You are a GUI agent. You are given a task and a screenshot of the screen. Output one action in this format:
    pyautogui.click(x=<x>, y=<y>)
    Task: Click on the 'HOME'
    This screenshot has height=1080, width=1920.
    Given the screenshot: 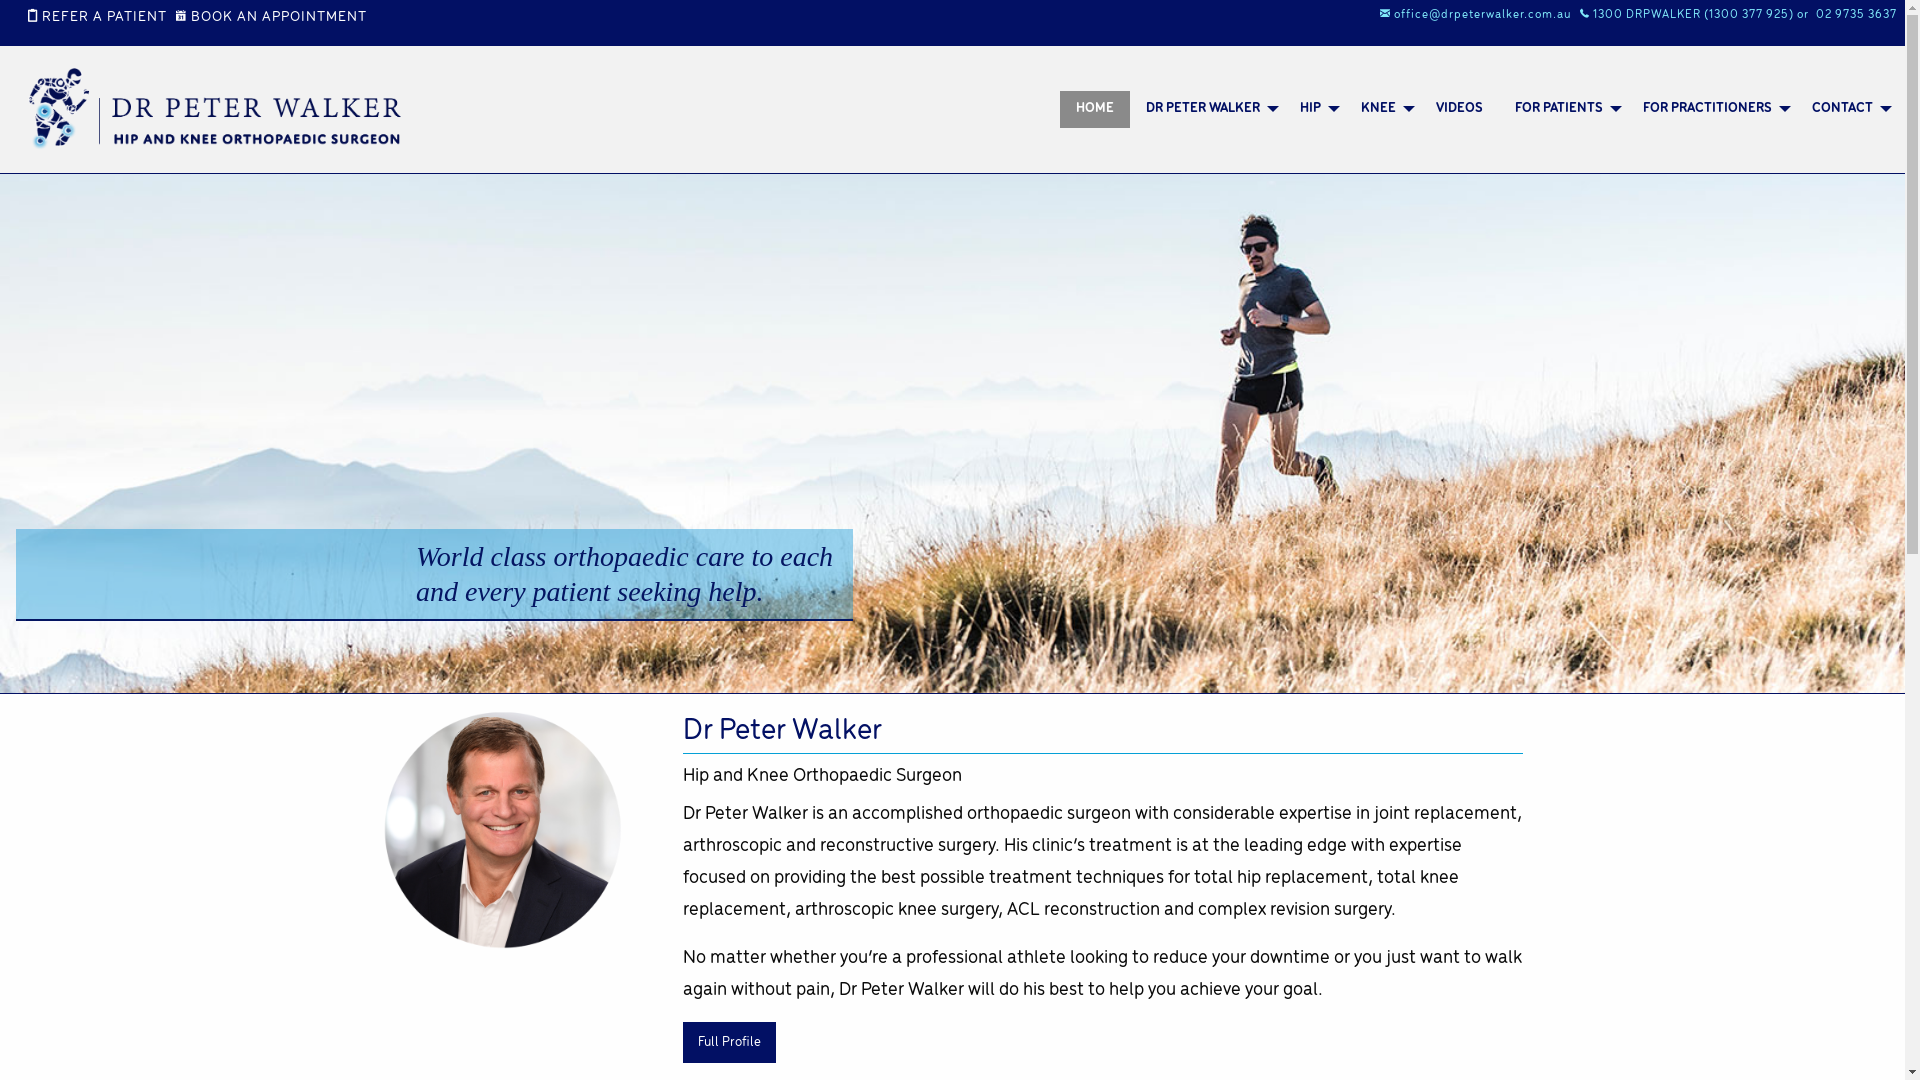 What is the action you would take?
    pyautogui.click(x=1093, y=109)
    